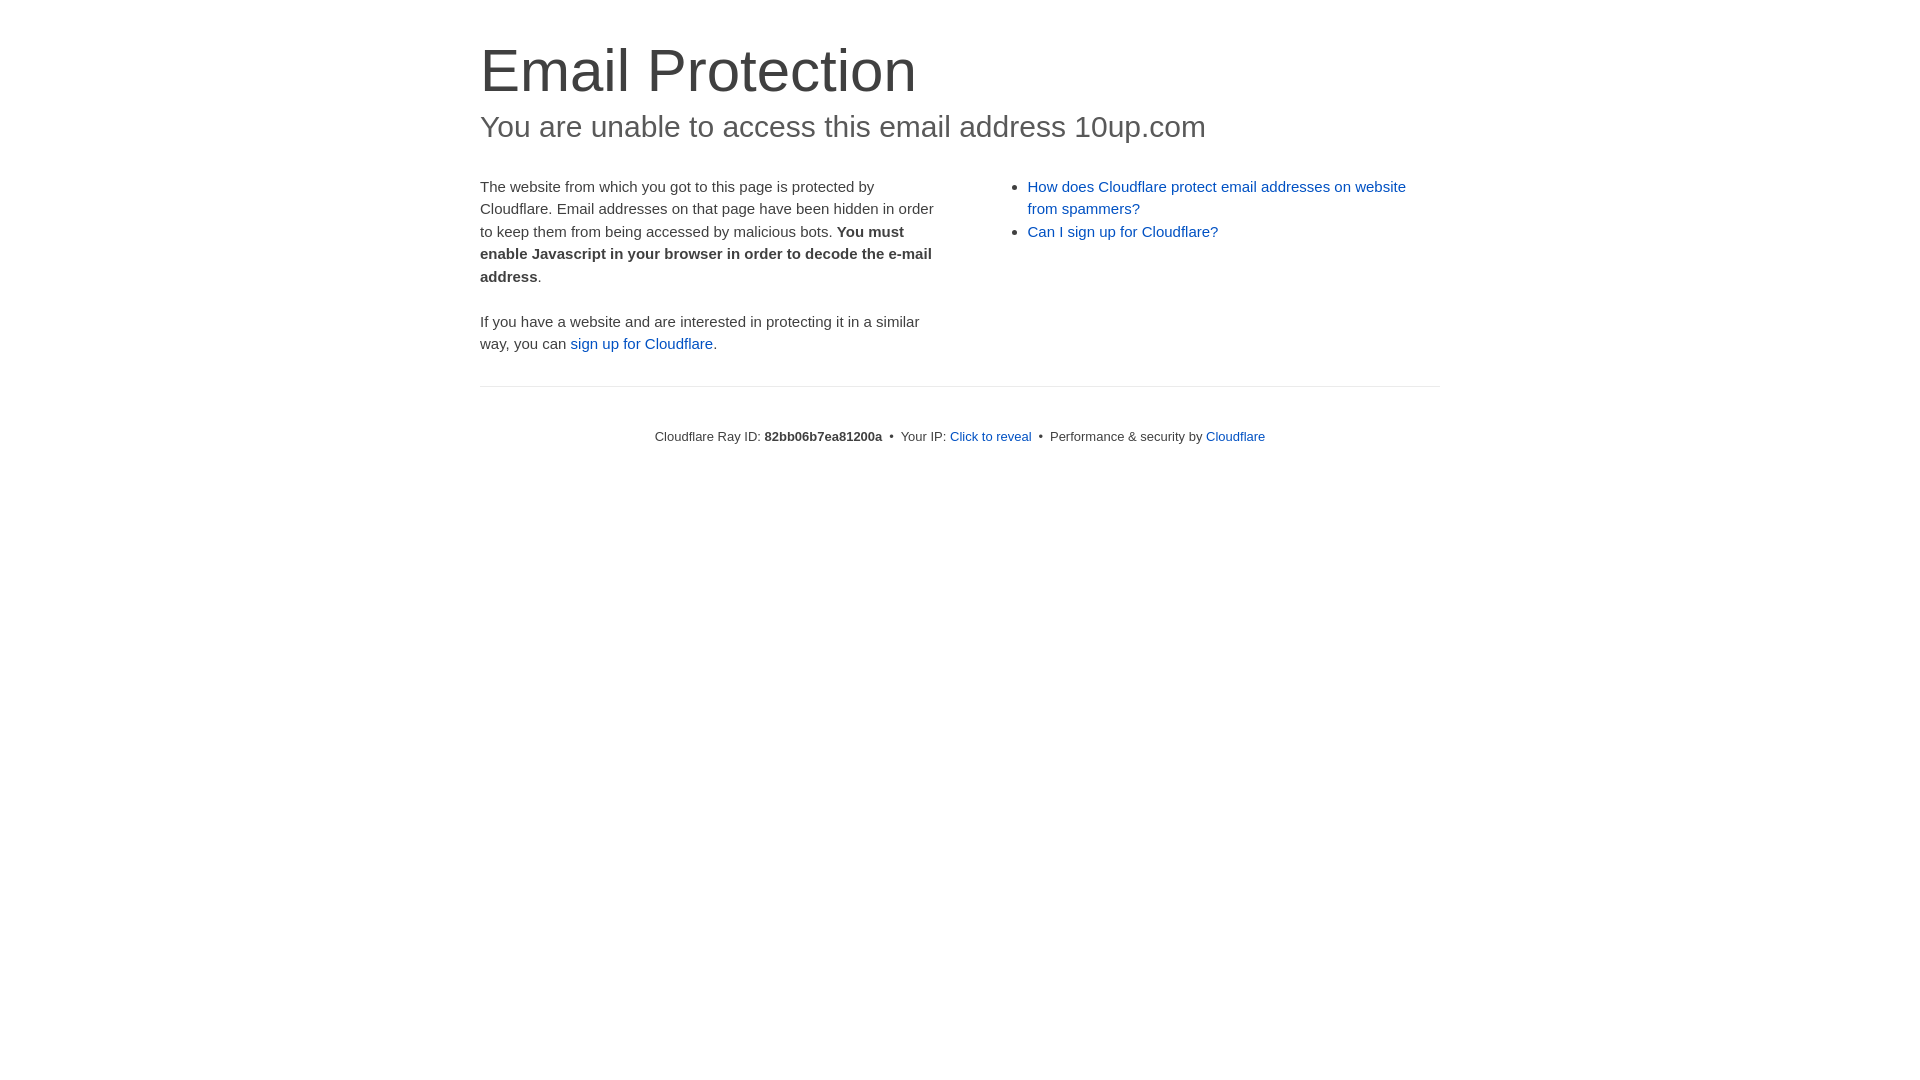  Describe the element at coordinates (570, 342) in the screenshot. I see `'sign up for Cloudflare'` at that location.